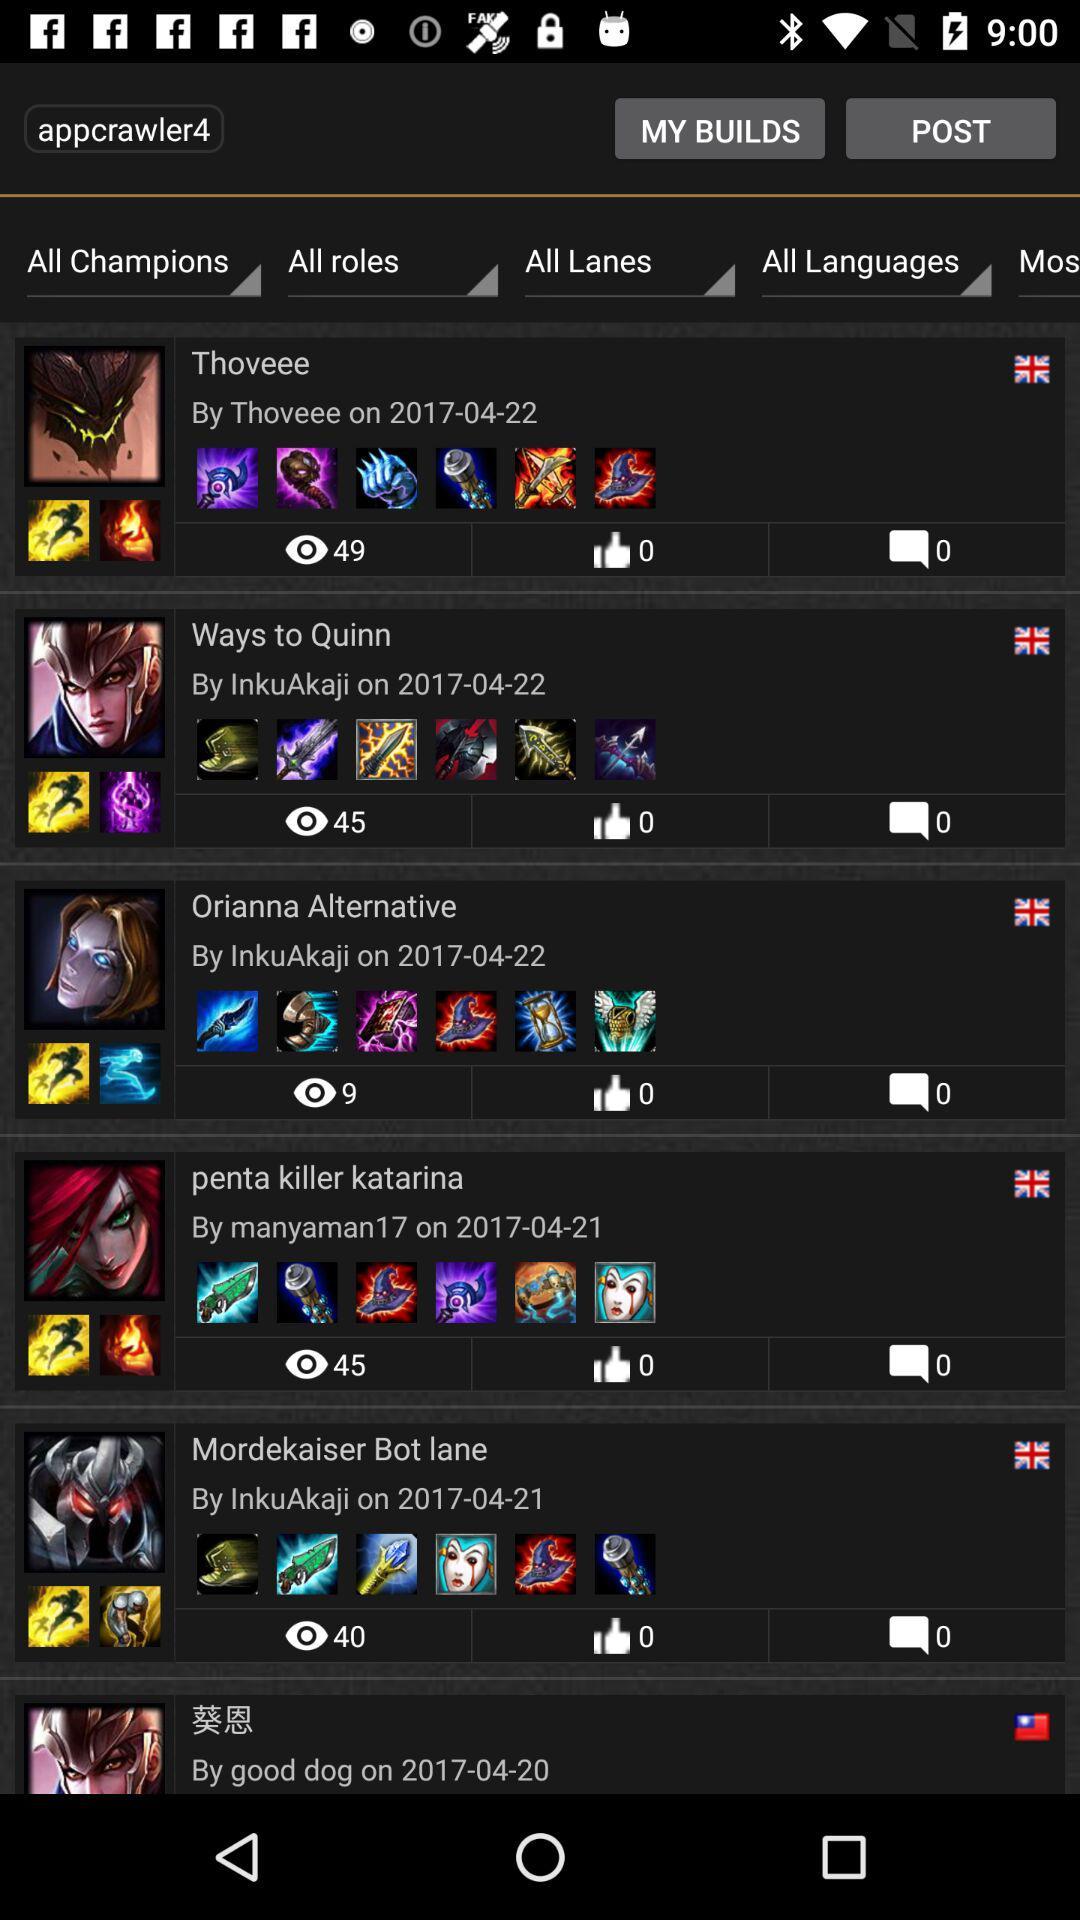 Image resolution: width=1080 pixels, height=1920 pixels. What do you see at coordinates (950, 127) in the screenshot?
I see `the post item` at bounding box center [950, 127].